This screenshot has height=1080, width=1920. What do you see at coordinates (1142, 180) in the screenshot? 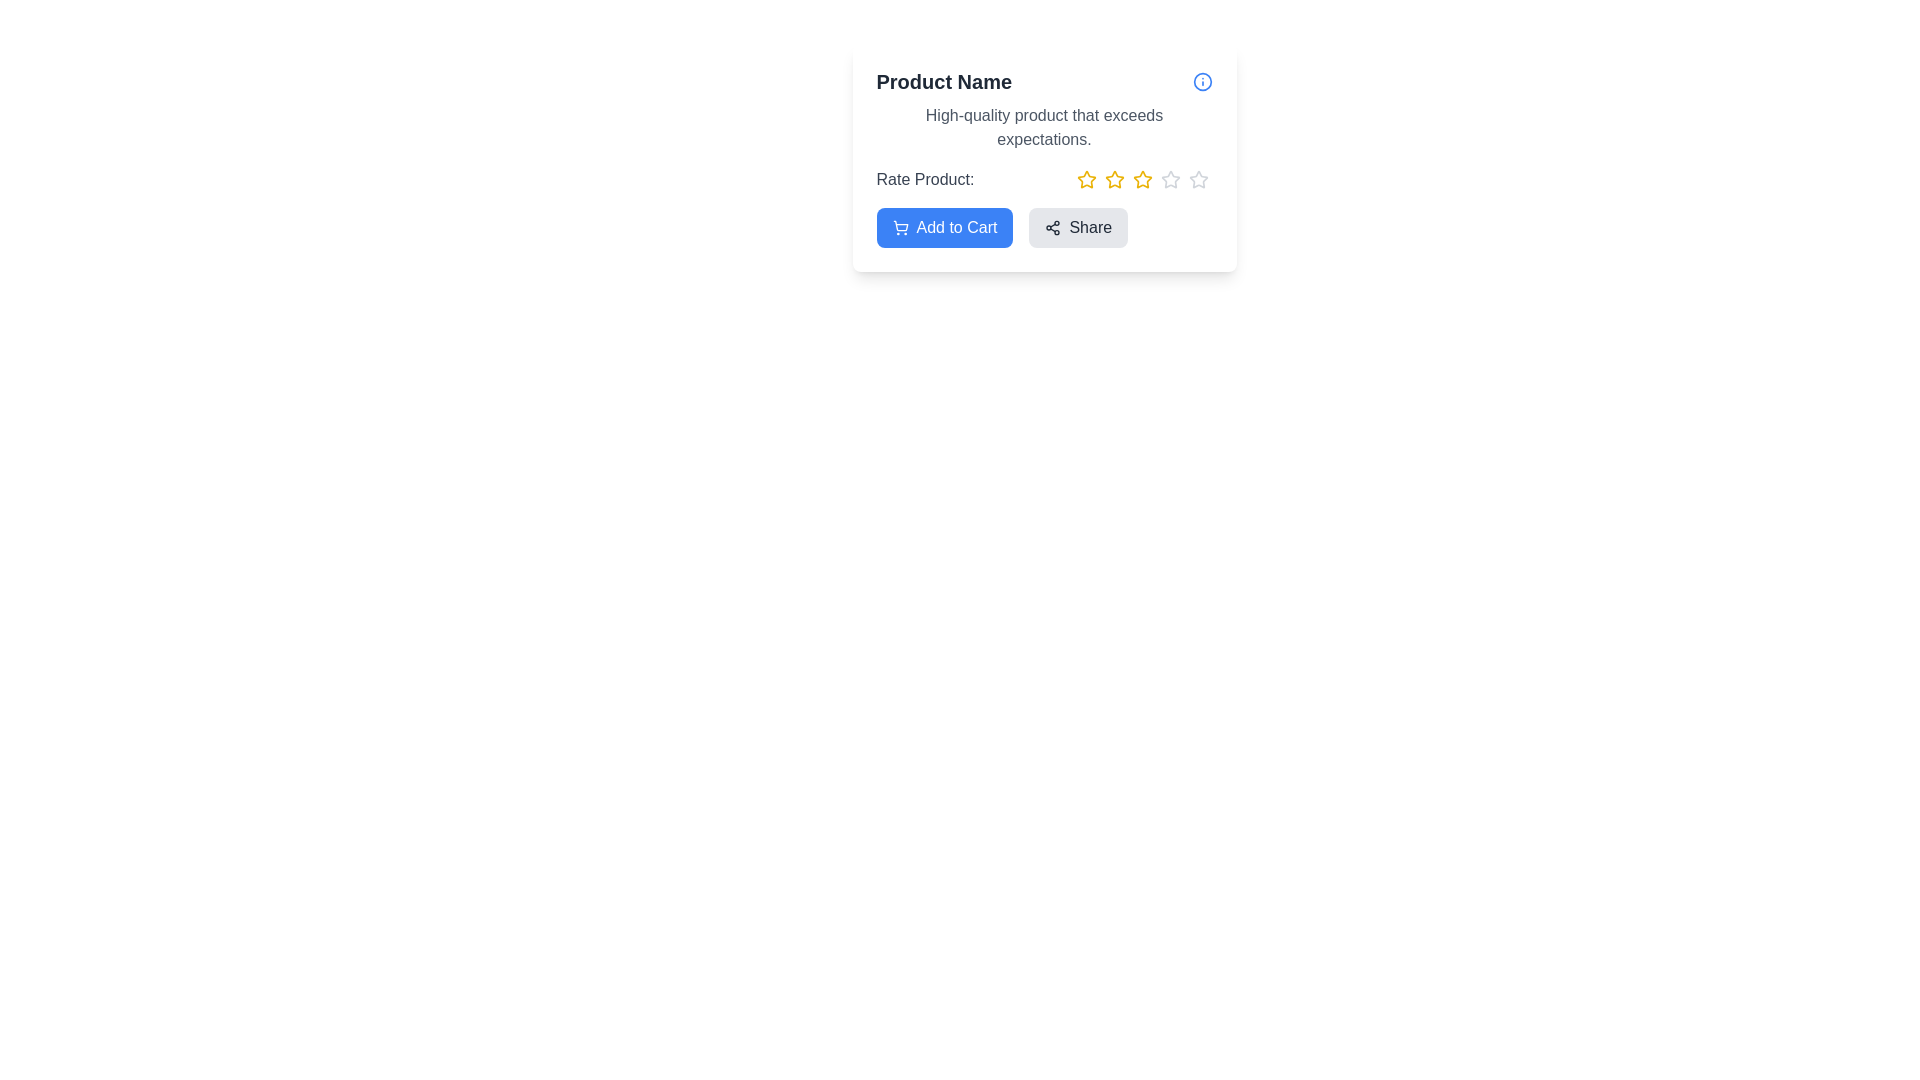
I see `the product rating to 3 stars by clicking on the corresponding star` at bounding box center [1142, 180].